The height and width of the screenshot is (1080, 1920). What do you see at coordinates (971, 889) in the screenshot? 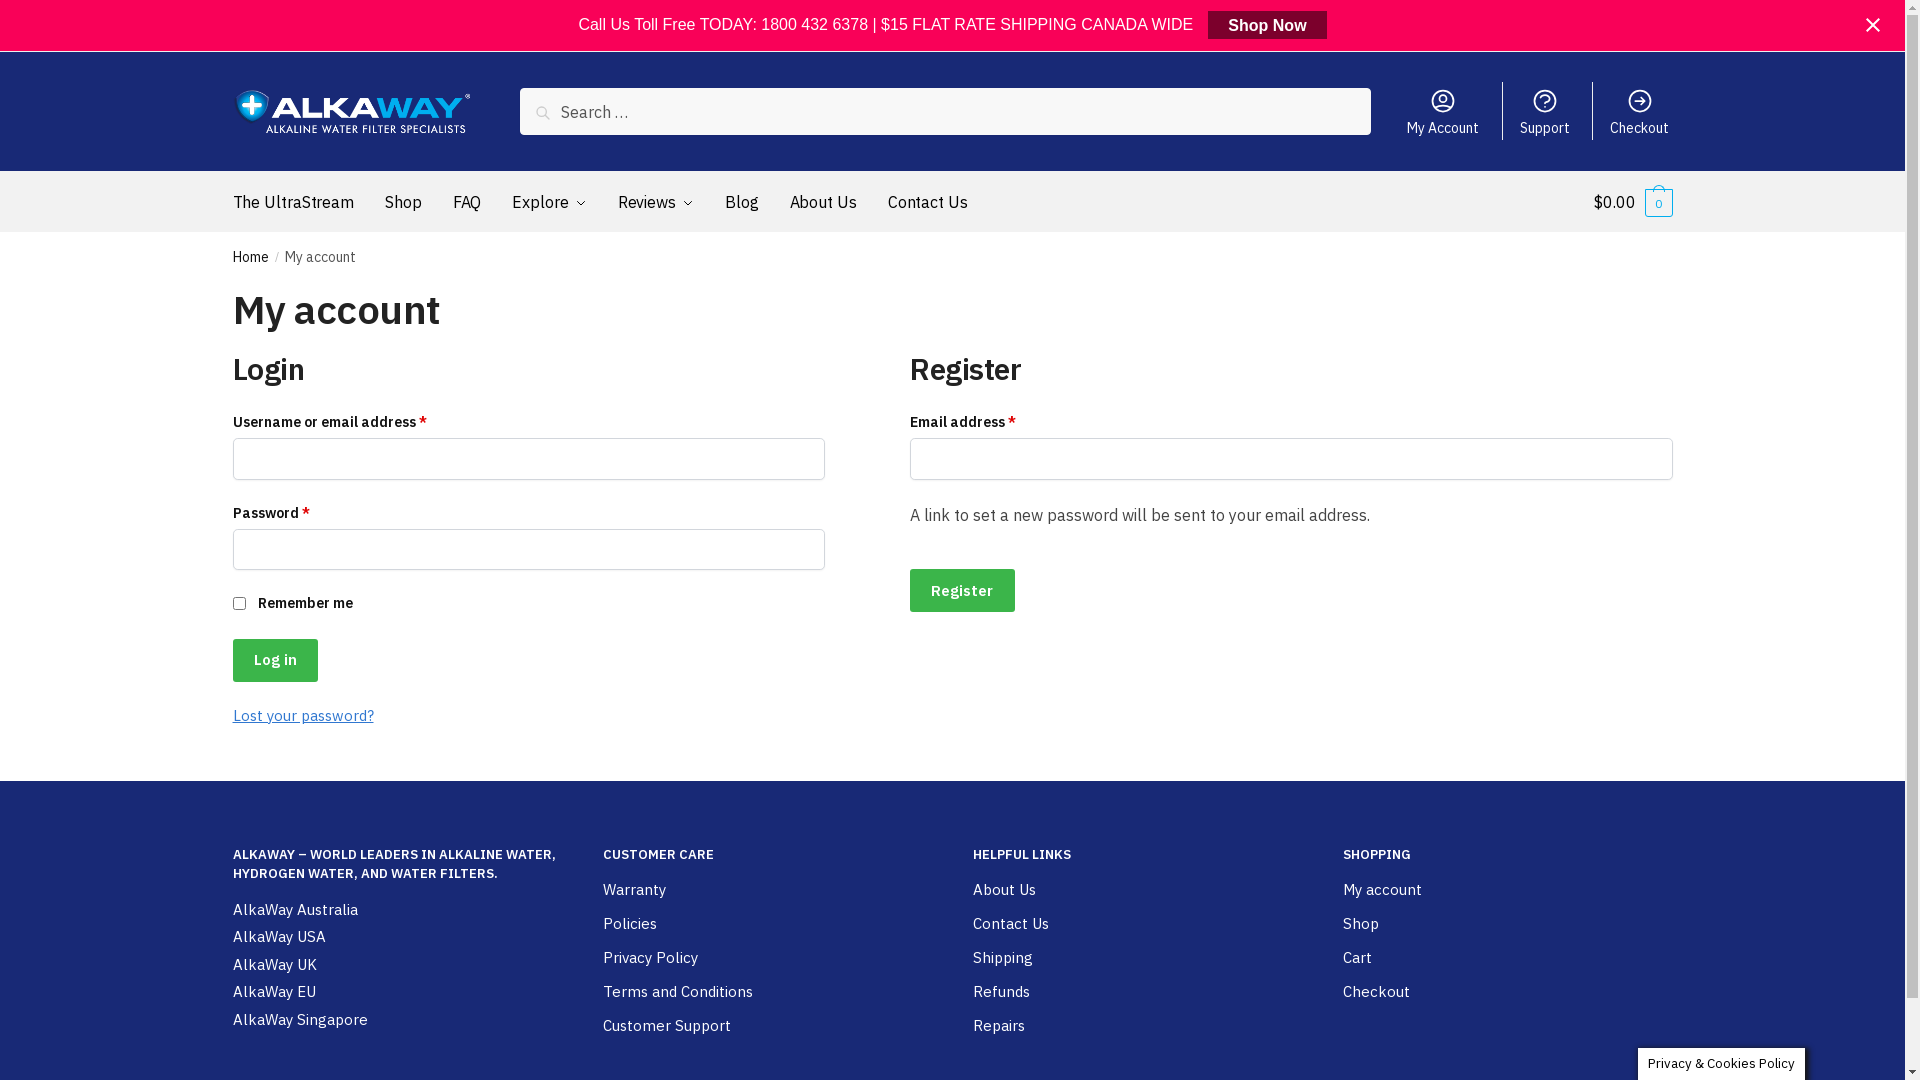
I see `'About Us'` at bounding box center [971, 889].